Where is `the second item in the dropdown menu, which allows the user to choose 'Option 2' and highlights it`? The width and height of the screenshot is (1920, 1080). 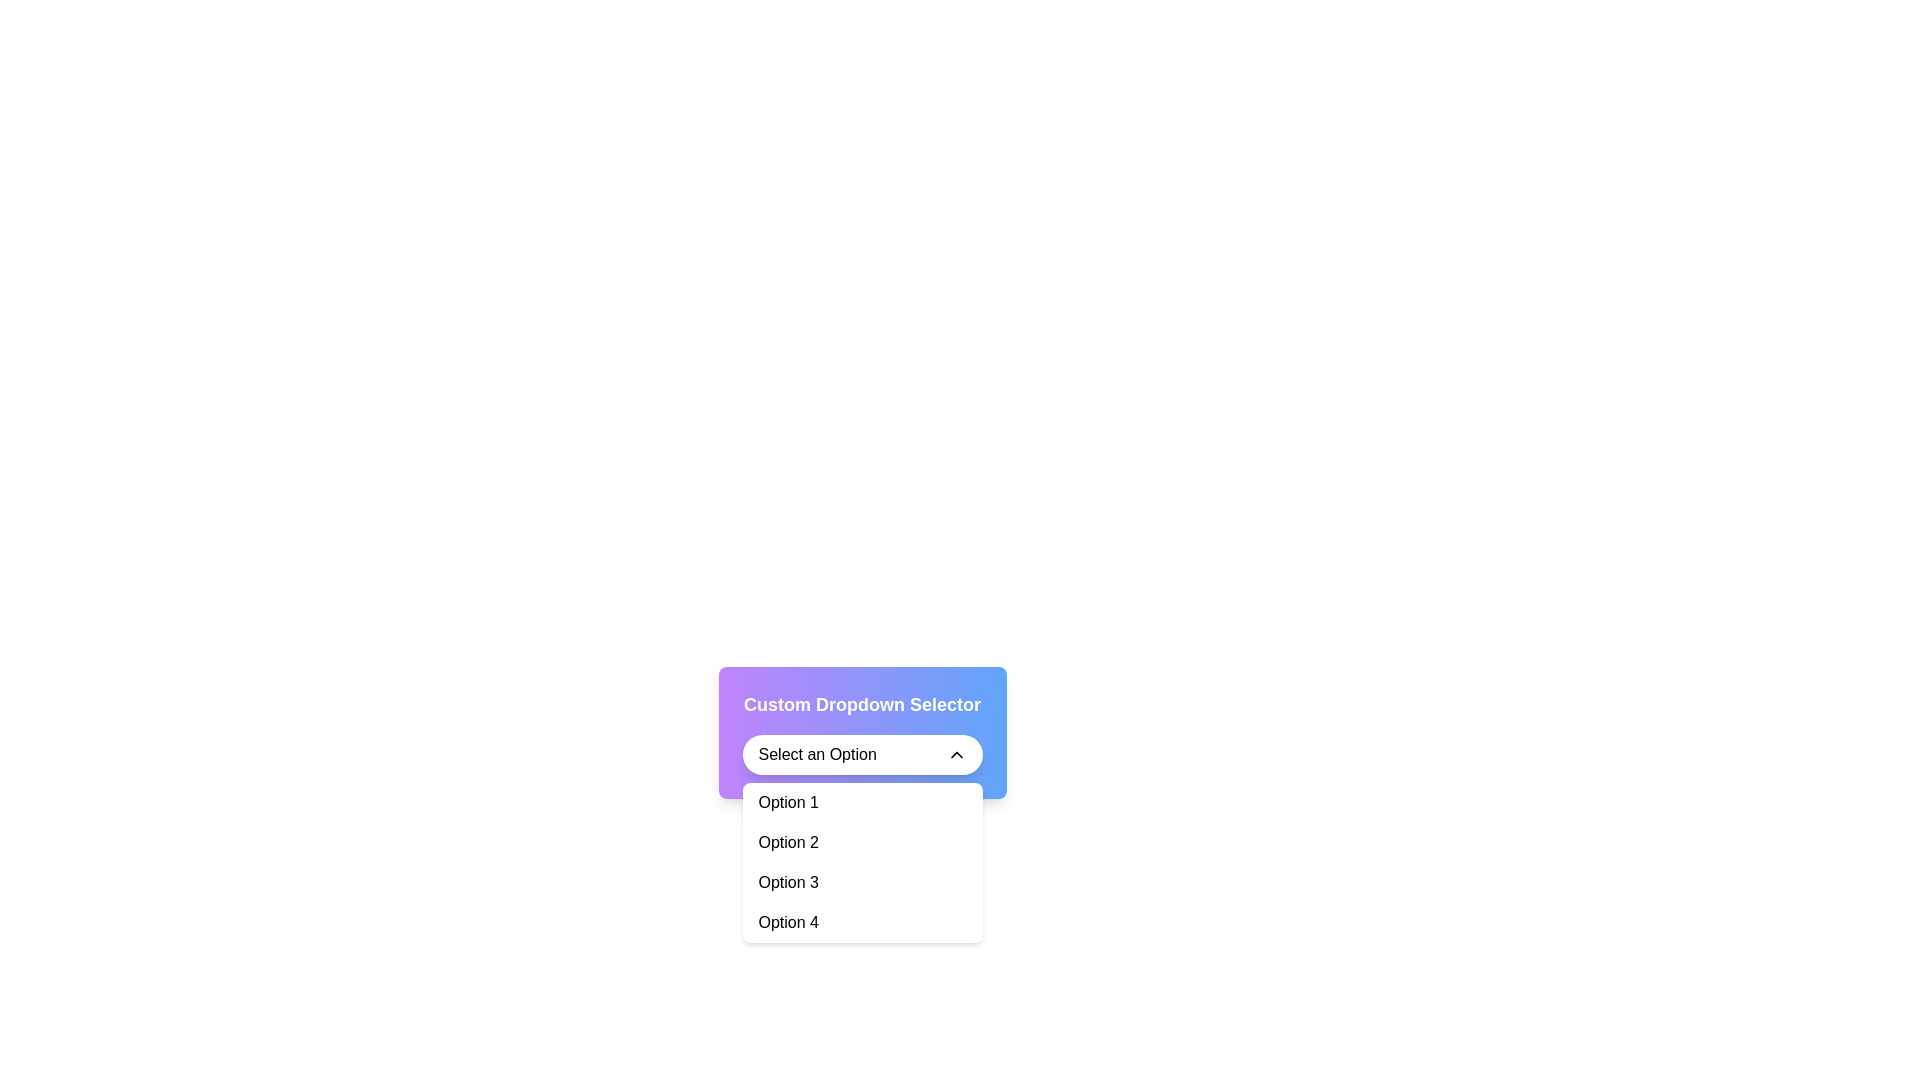 the second item in the dropdown menu, which allows the user to choose 'Option 2' and highlights it is located at coordinates (862, 843).